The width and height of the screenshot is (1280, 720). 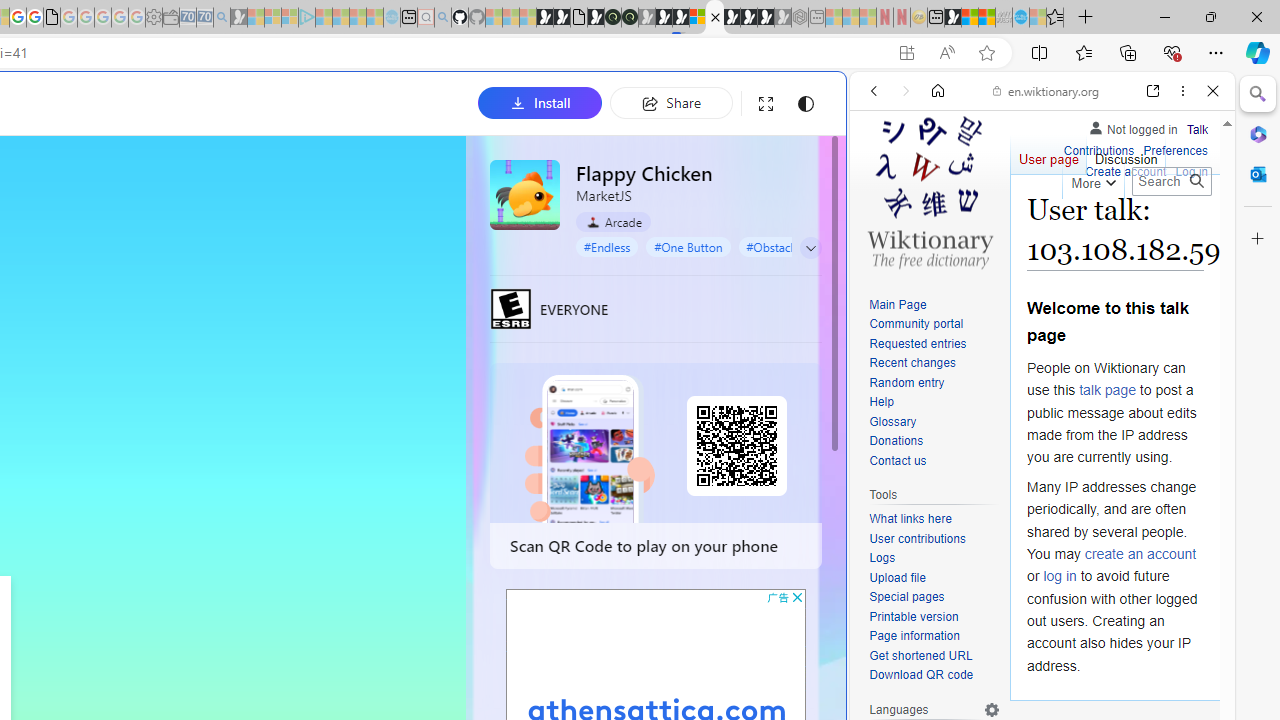 What do you see at coordinates (935, 180) in the screenshot?
I see `'This site scope'` at bounding box center [935, 180].